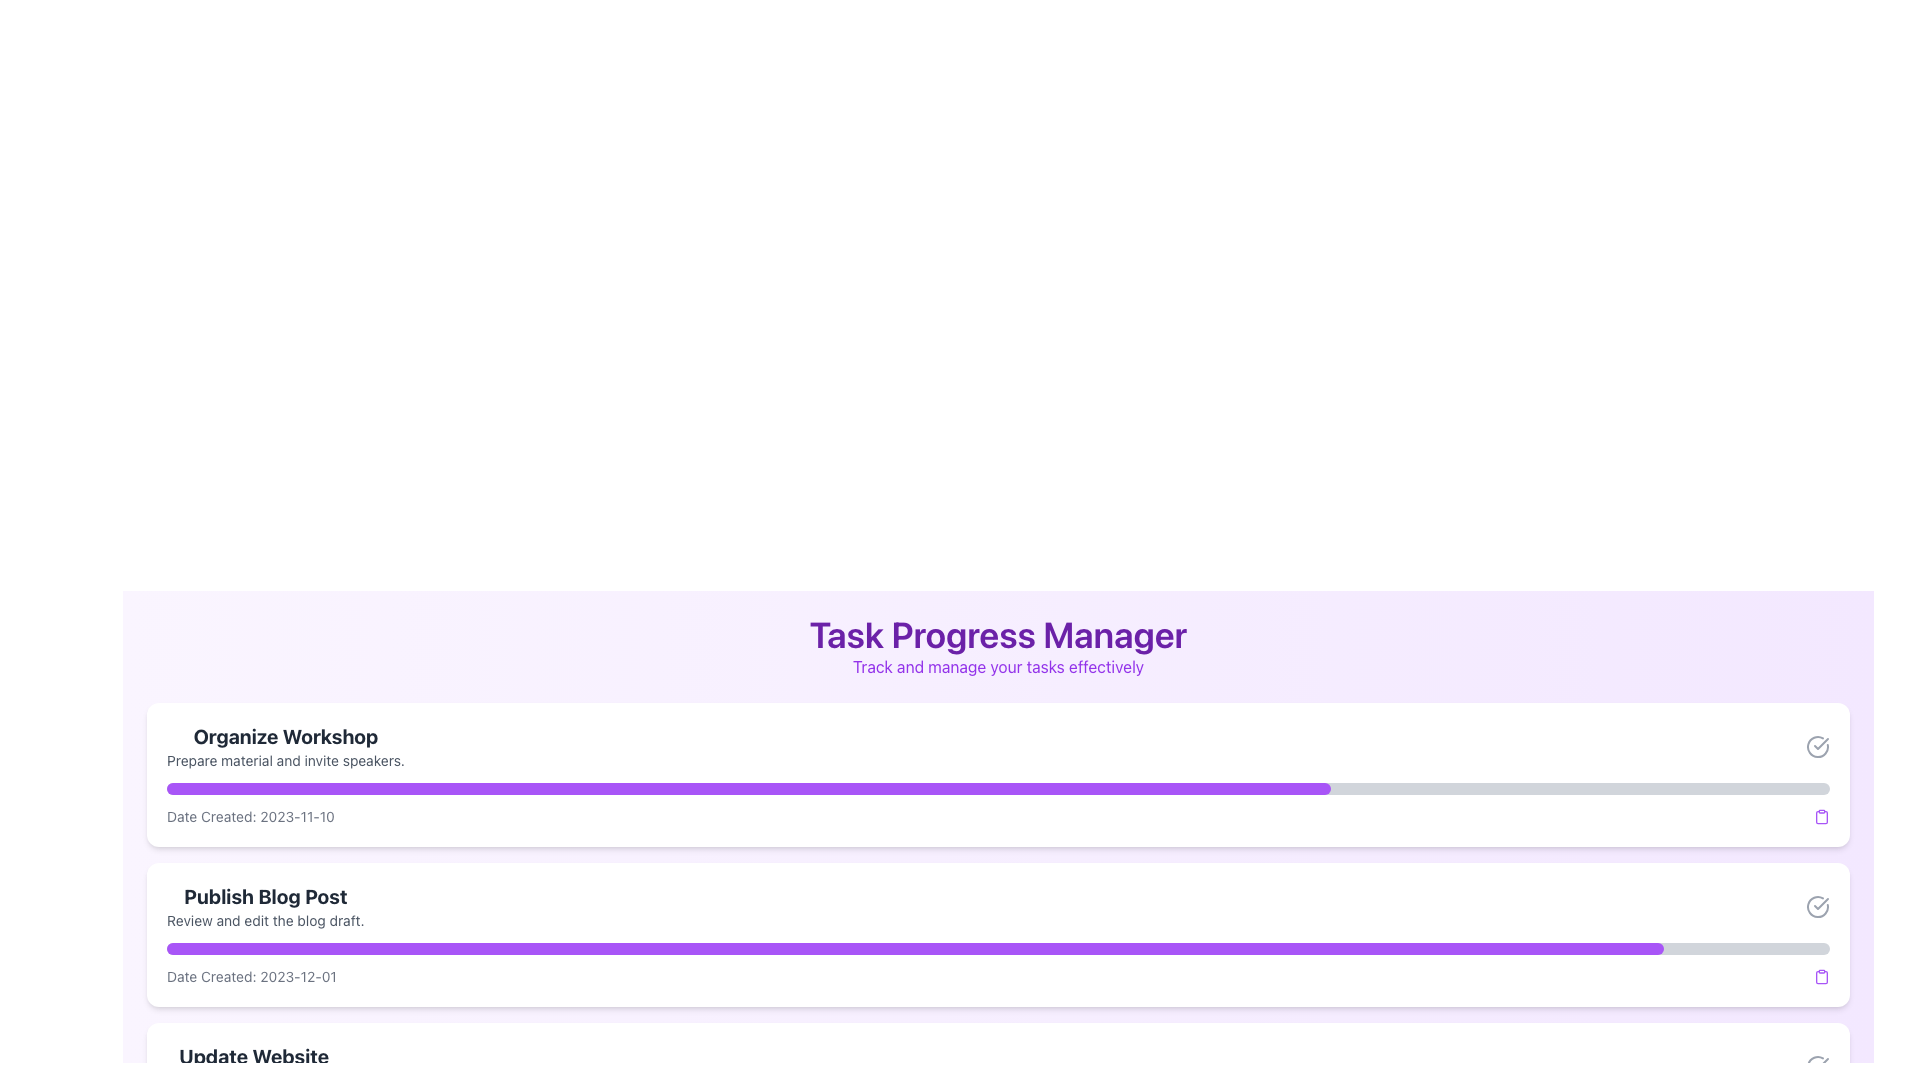 Image resolution: width=1920 pixels, height=1080 pixels. What do you see at coordinates (284, 747) in the screenshot?
I see `the 'Organize Workshop' label, which features a bold header and a subtext line, located at the top of the first card in a vertically stacked list of tasks` at bounding box center [284, 747].